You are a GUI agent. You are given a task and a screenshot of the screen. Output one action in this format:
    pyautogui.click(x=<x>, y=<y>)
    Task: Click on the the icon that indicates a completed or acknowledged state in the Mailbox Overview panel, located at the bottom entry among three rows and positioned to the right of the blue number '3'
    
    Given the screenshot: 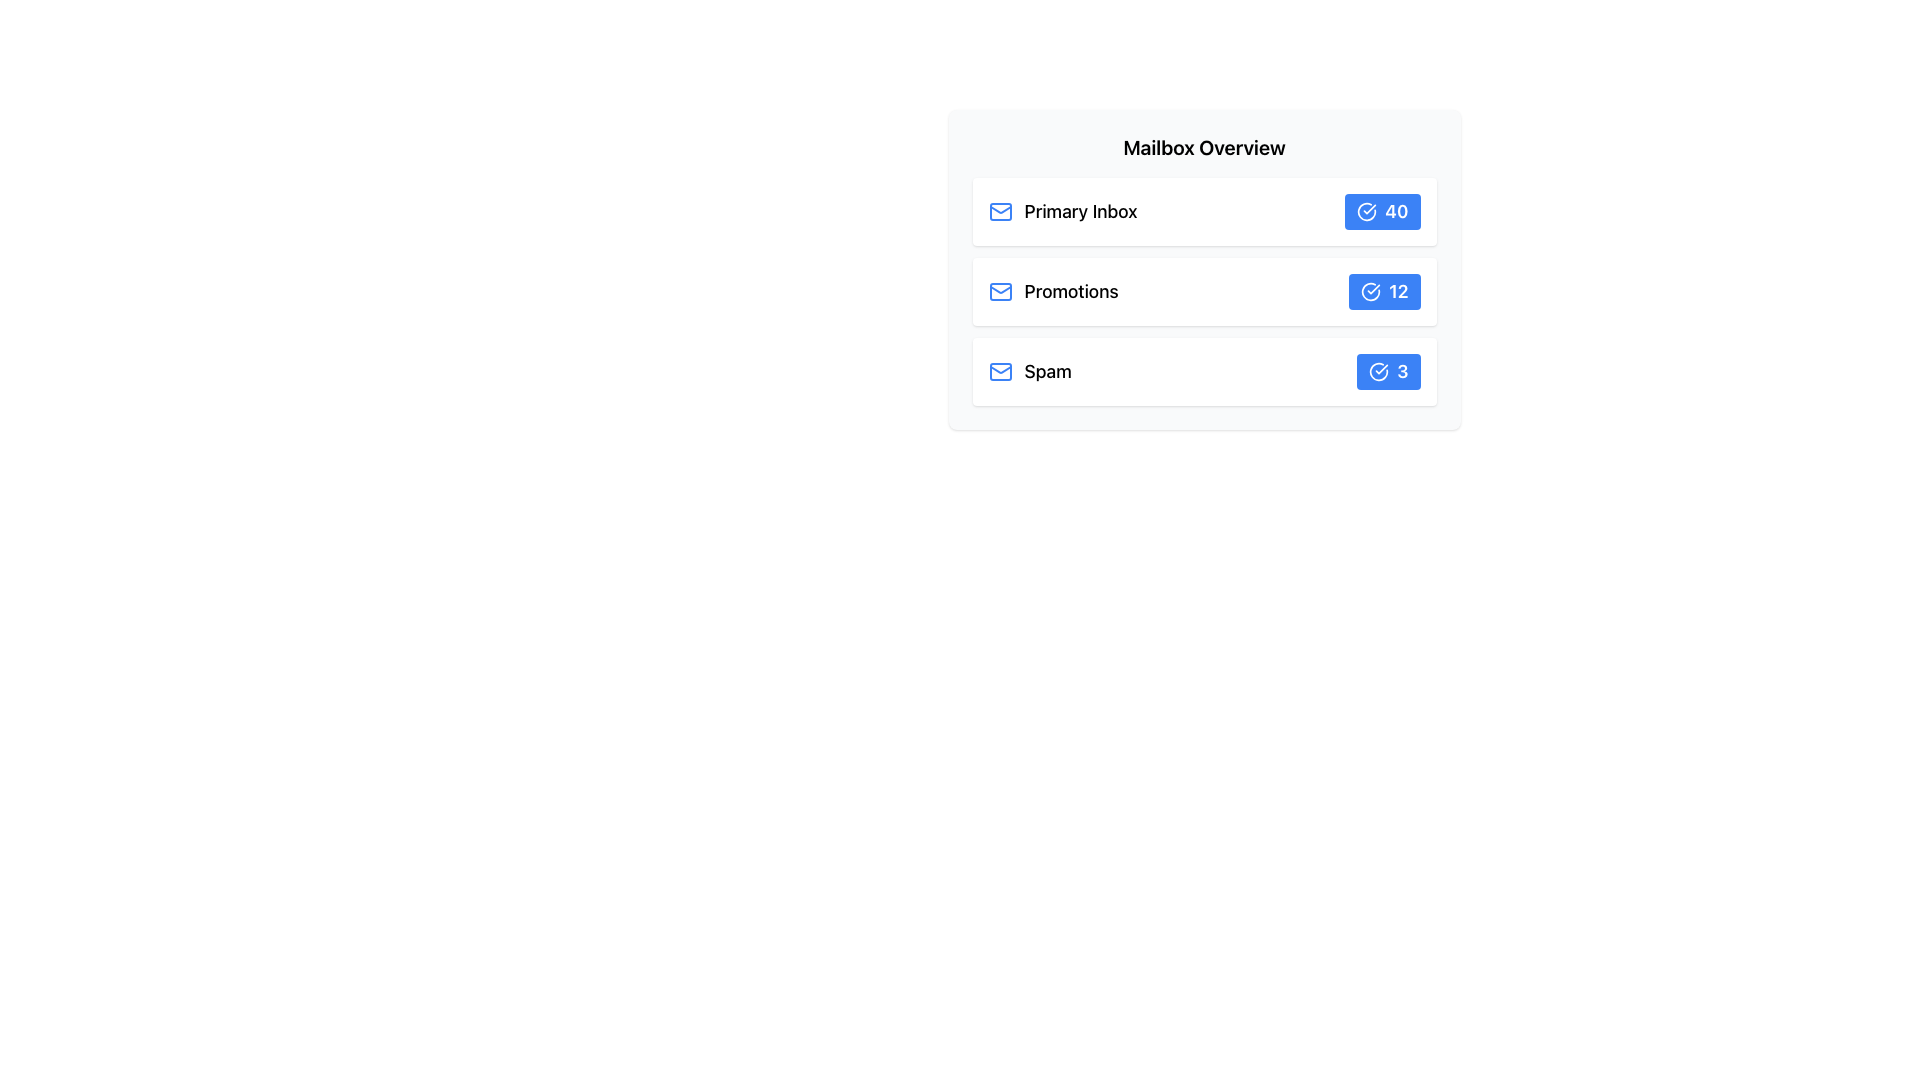 What is the action you would take?
    pyautogui.click(x=1378, y=371)
    